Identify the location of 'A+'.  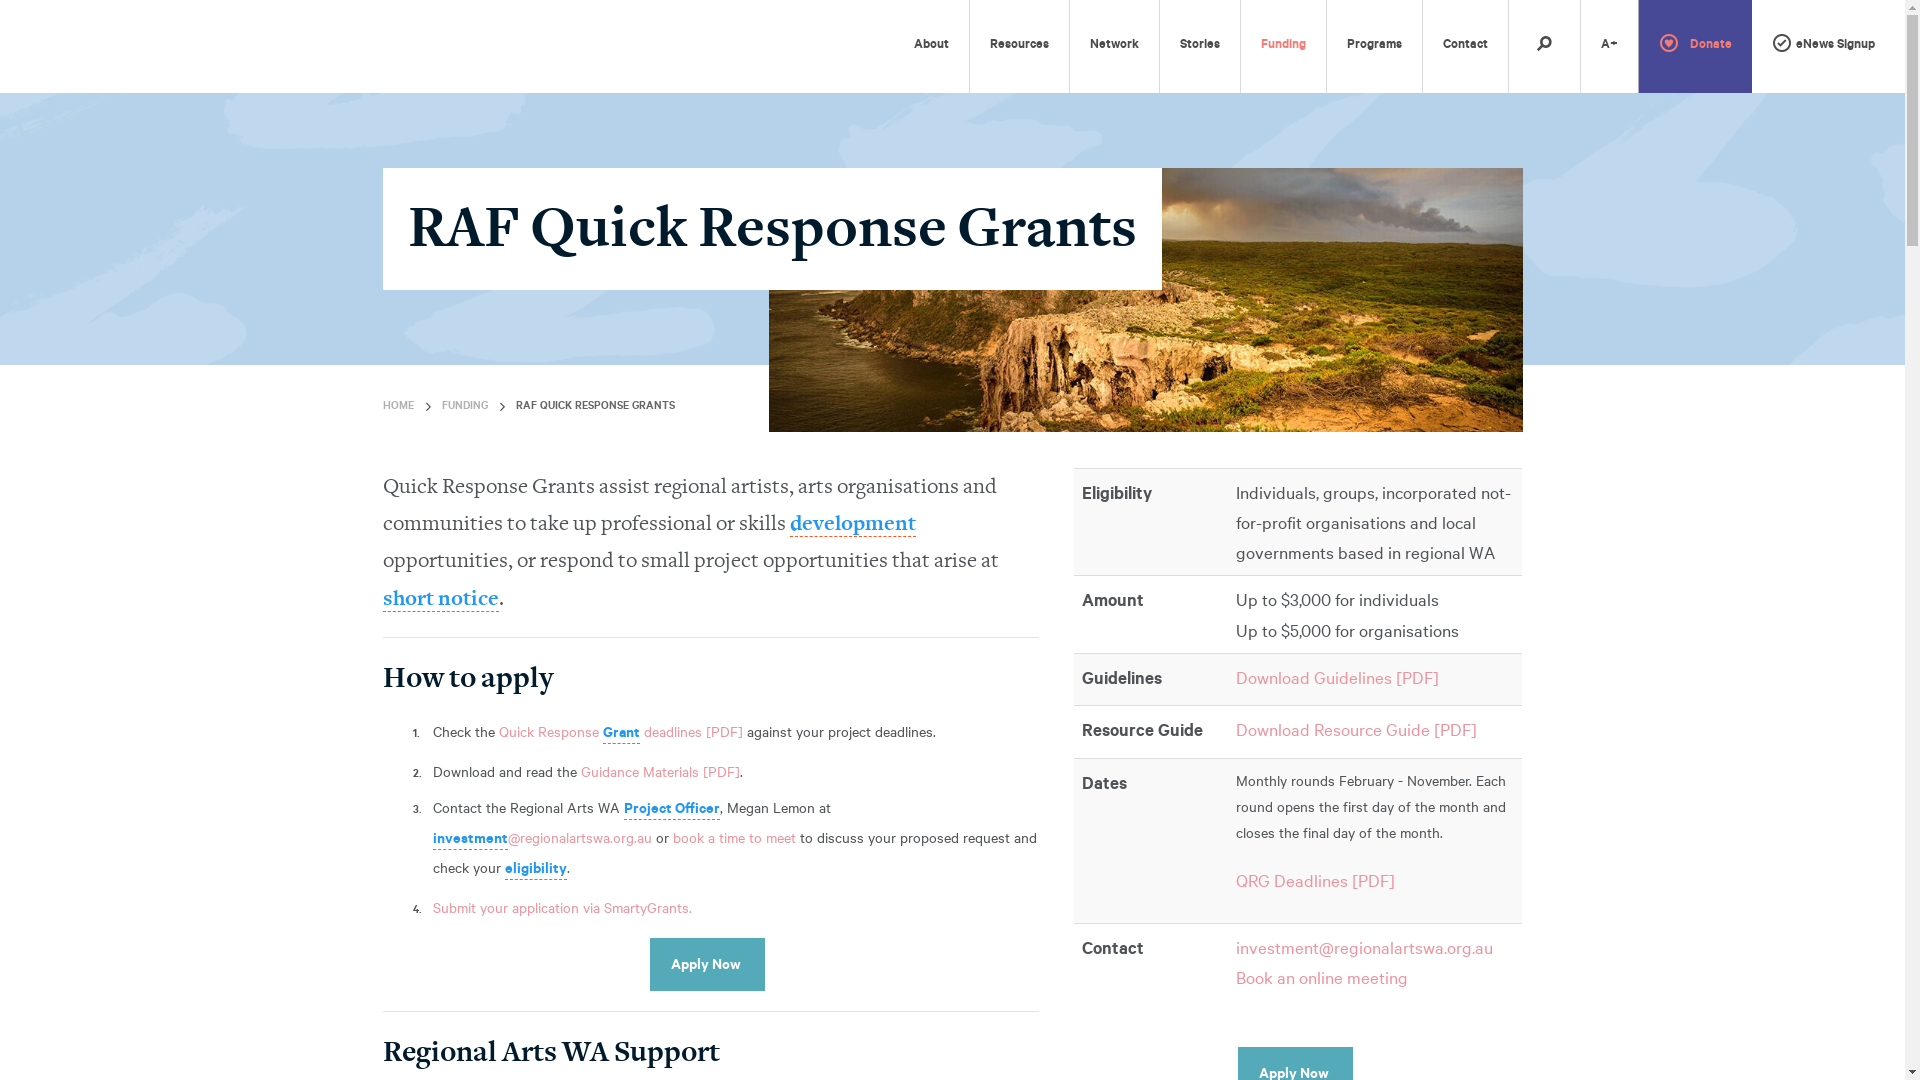
(1579, 45).